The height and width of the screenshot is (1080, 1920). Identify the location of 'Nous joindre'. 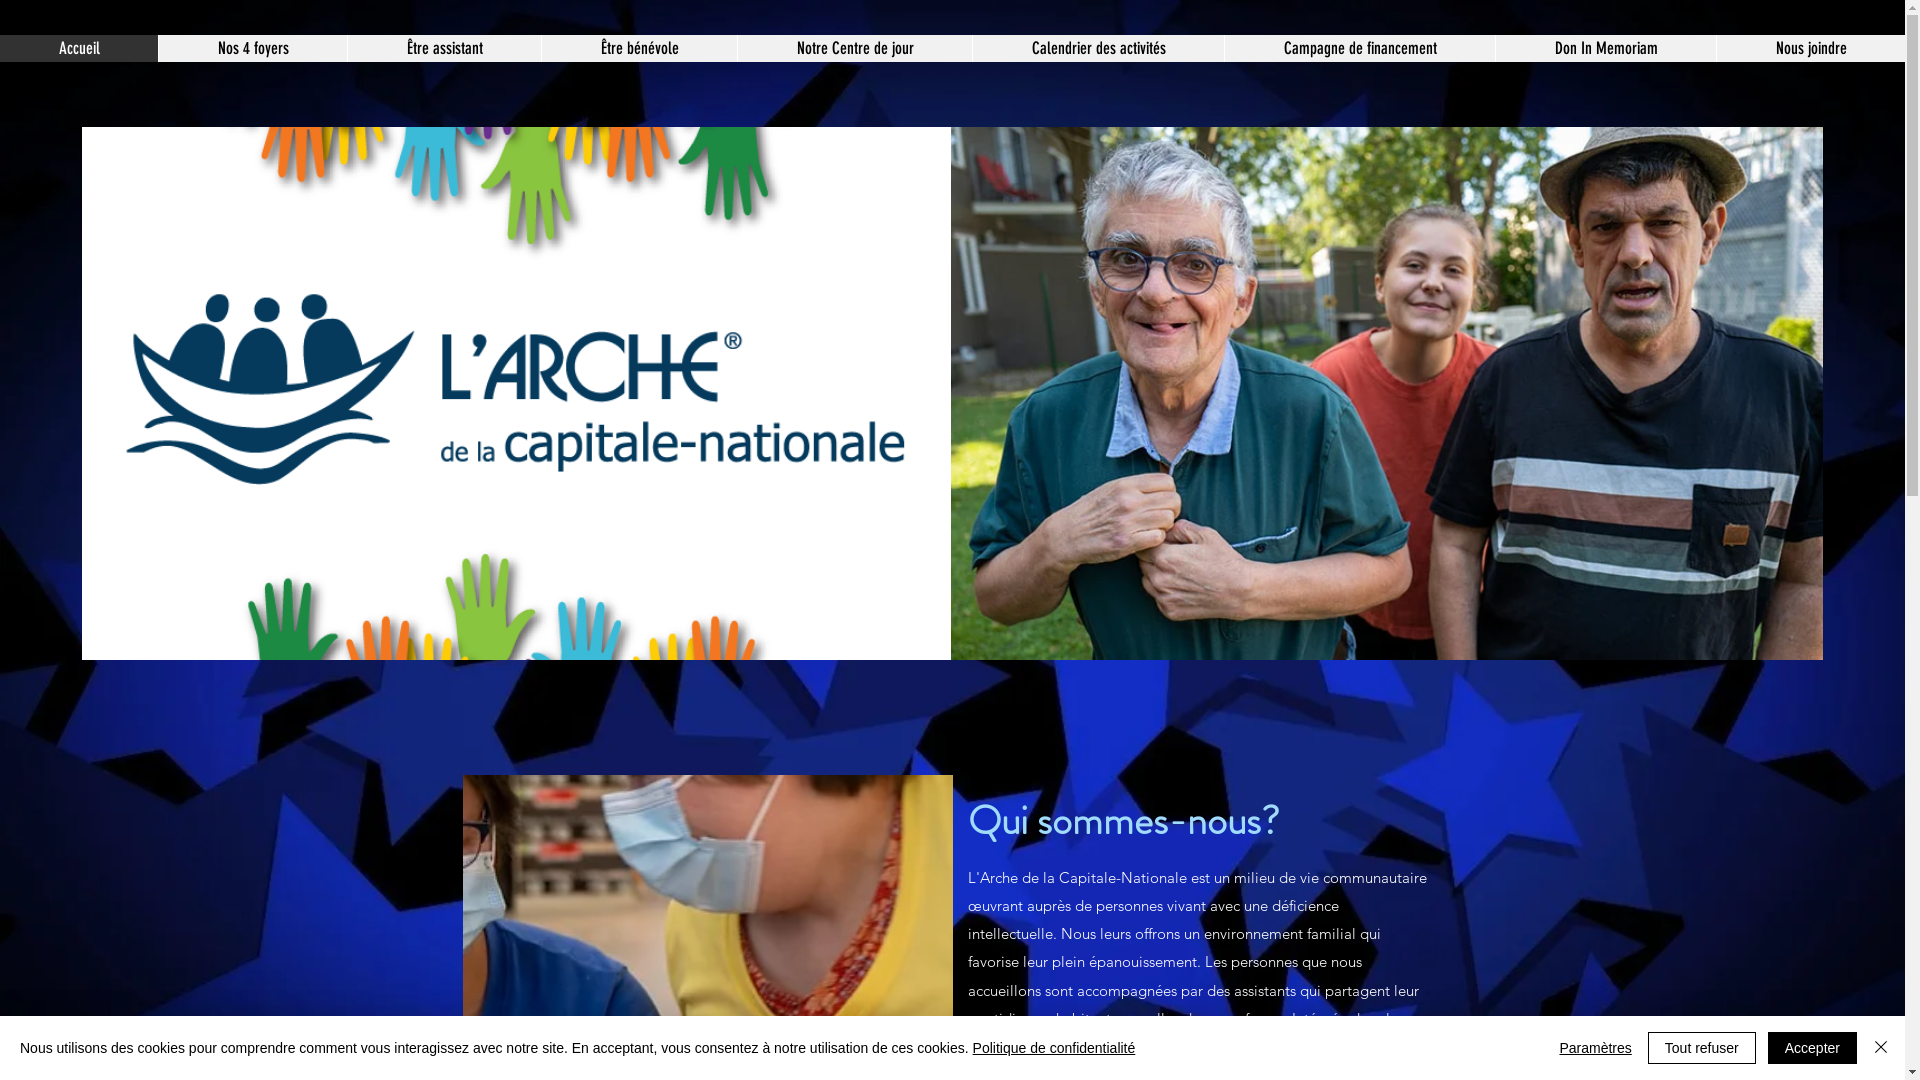
(1810, 47).